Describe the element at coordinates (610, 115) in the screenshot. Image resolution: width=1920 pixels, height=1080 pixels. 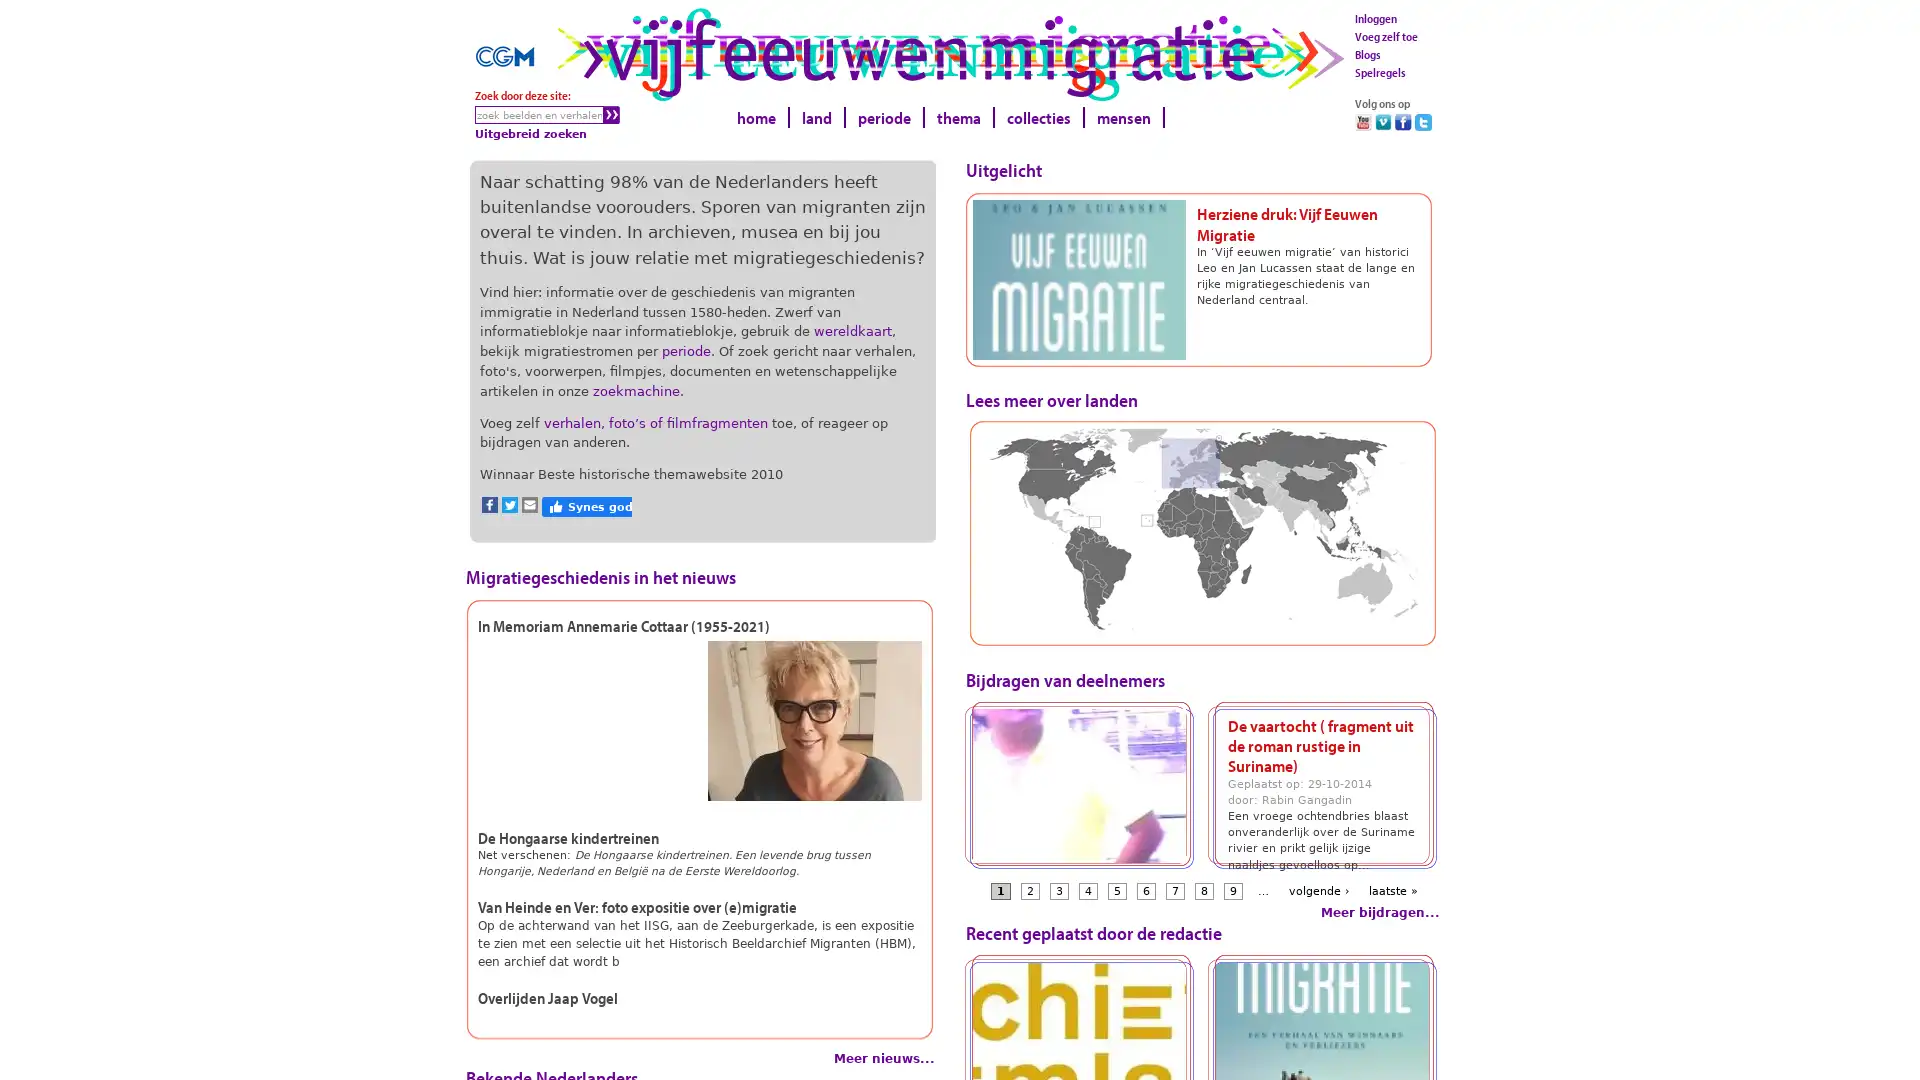
I see `Zoeken` at that location.